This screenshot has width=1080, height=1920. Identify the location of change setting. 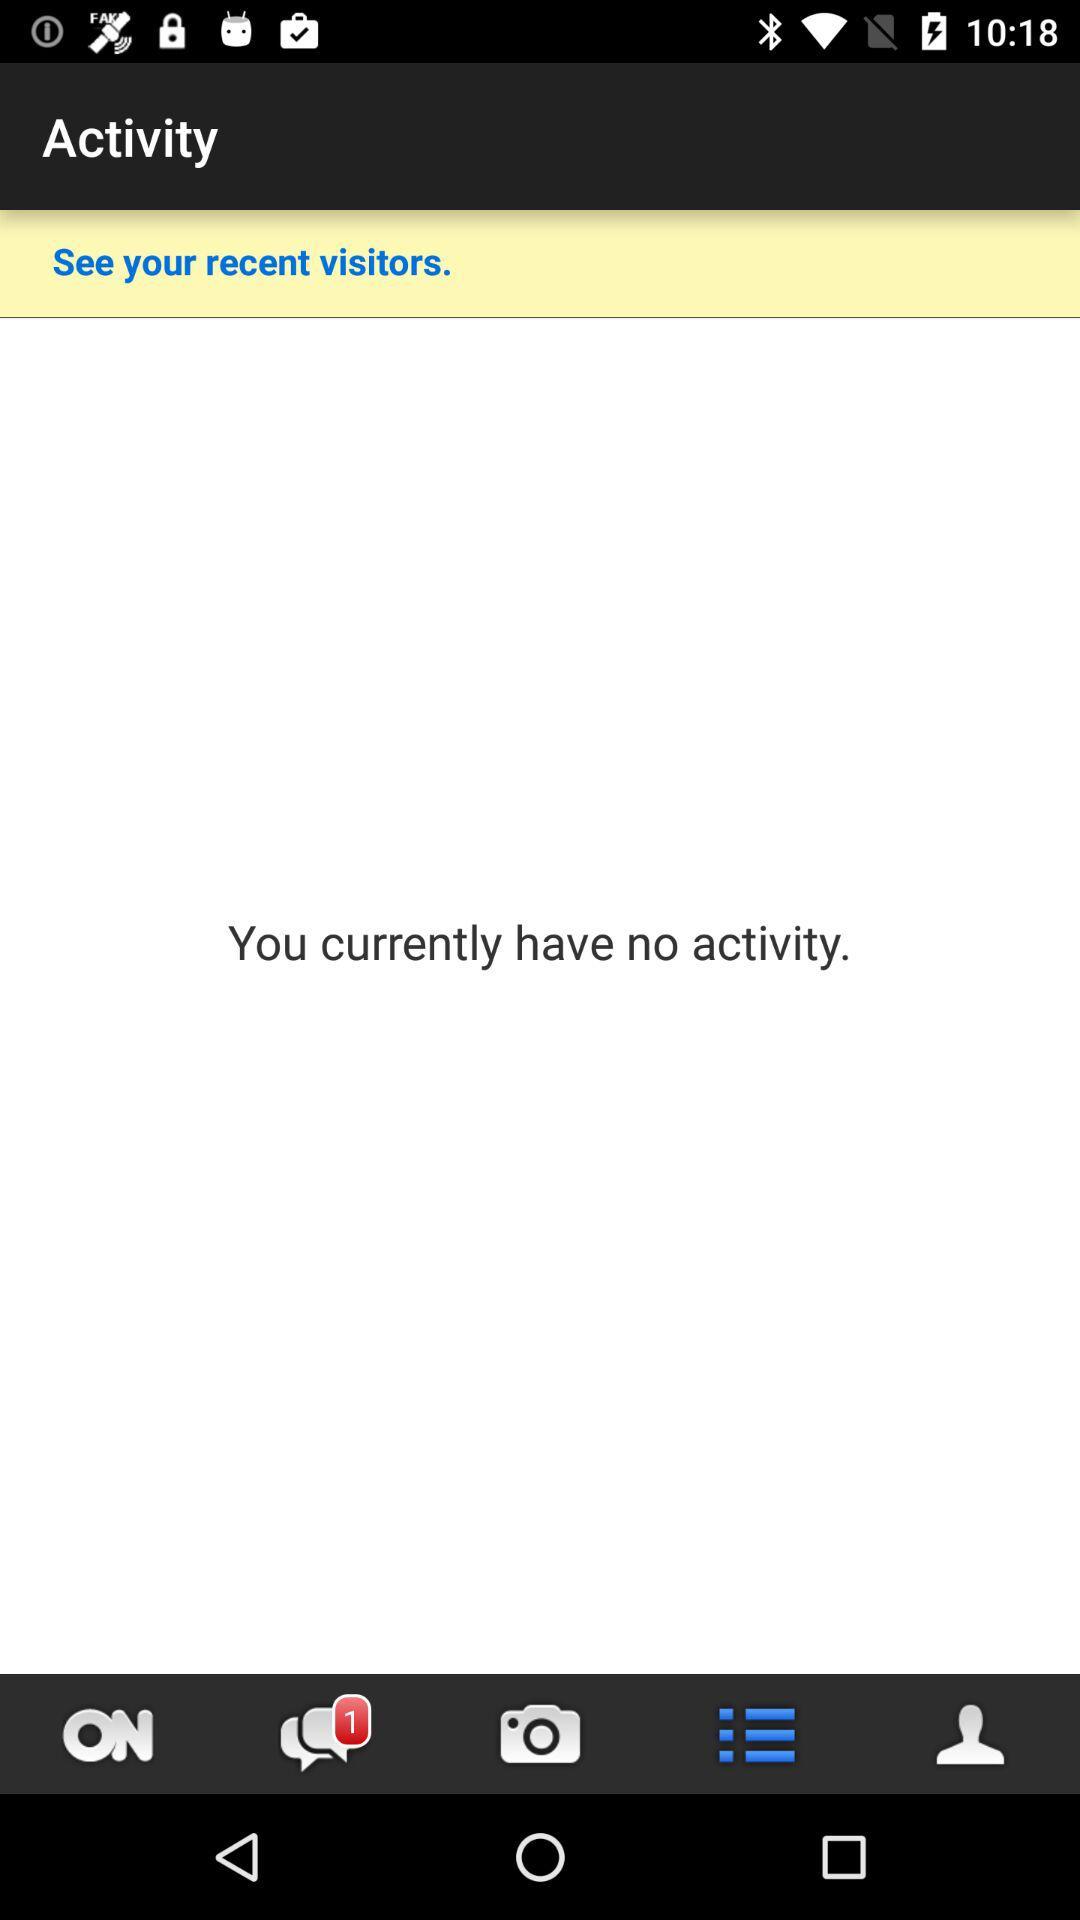
(756, 1733).